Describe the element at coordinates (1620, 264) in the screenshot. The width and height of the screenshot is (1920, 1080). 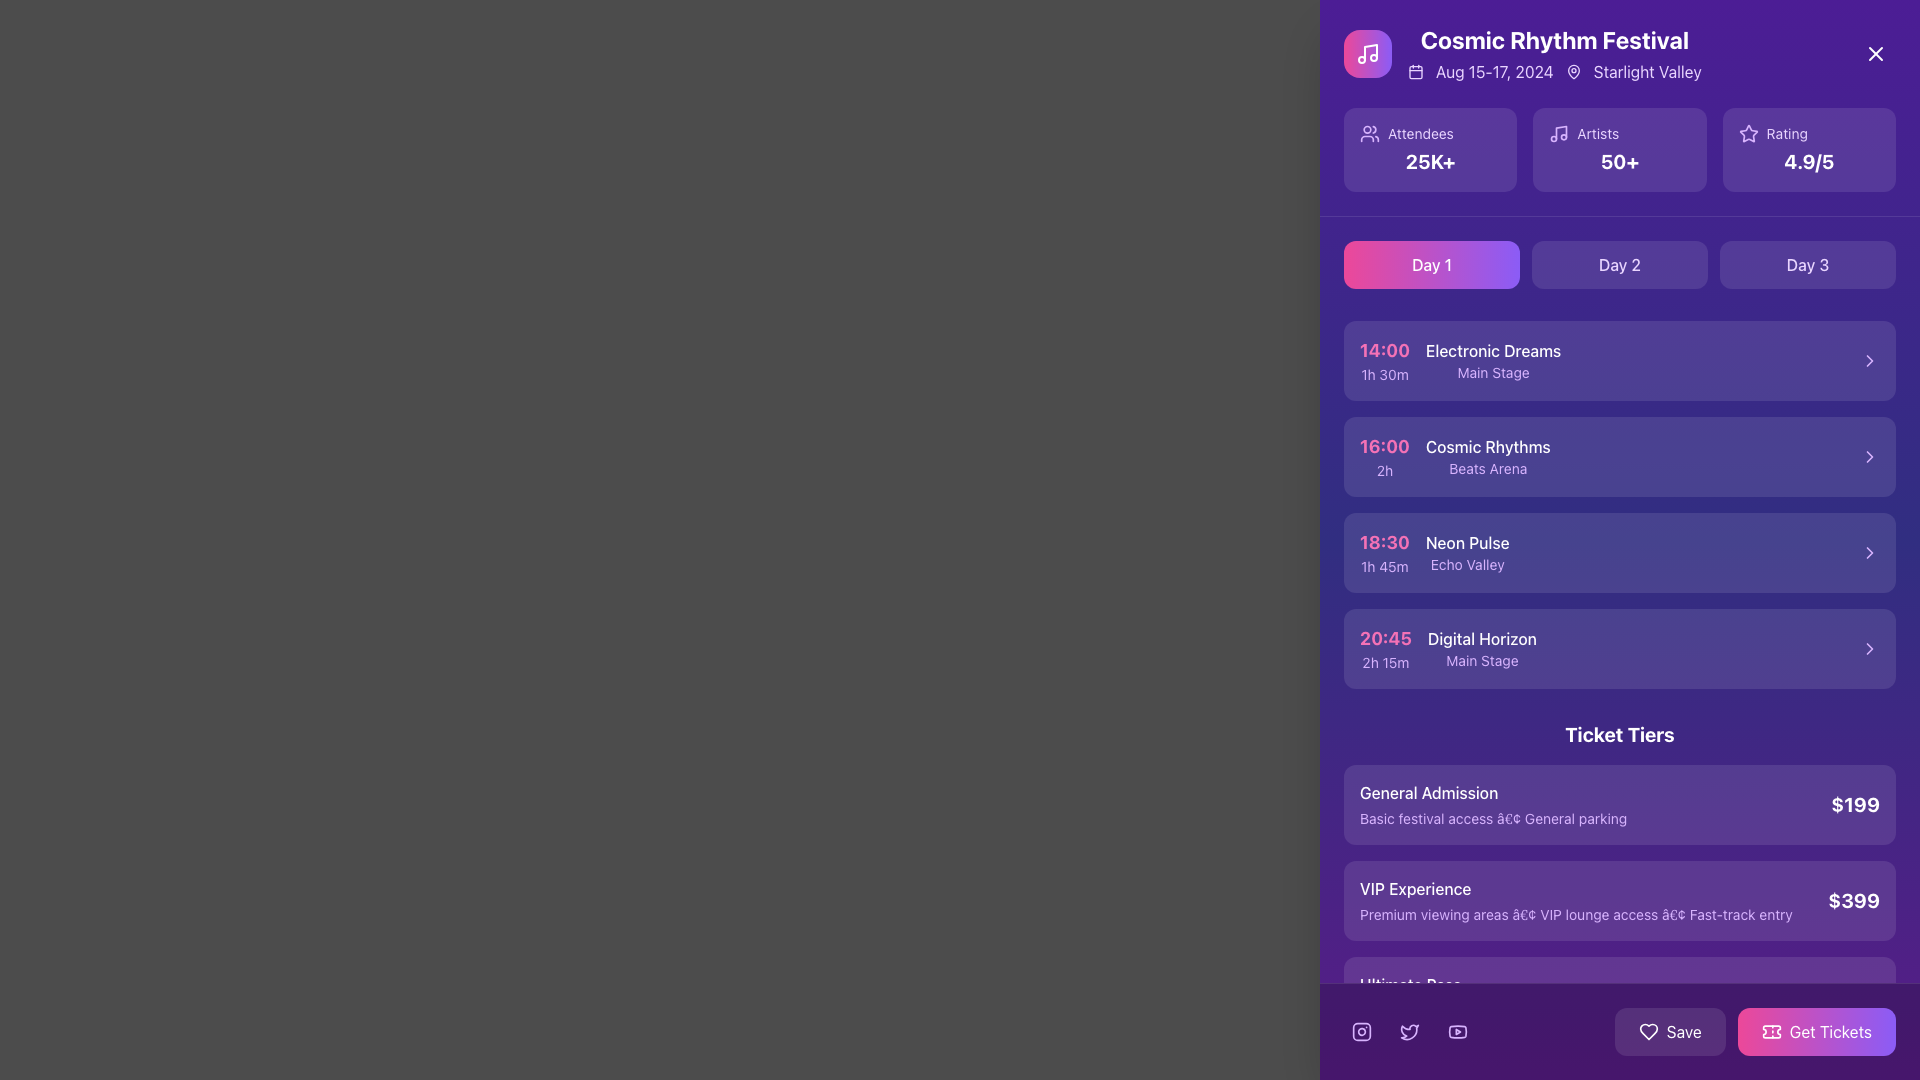
I see `the 'Day 2' text label in the tab selection interface` at that location.